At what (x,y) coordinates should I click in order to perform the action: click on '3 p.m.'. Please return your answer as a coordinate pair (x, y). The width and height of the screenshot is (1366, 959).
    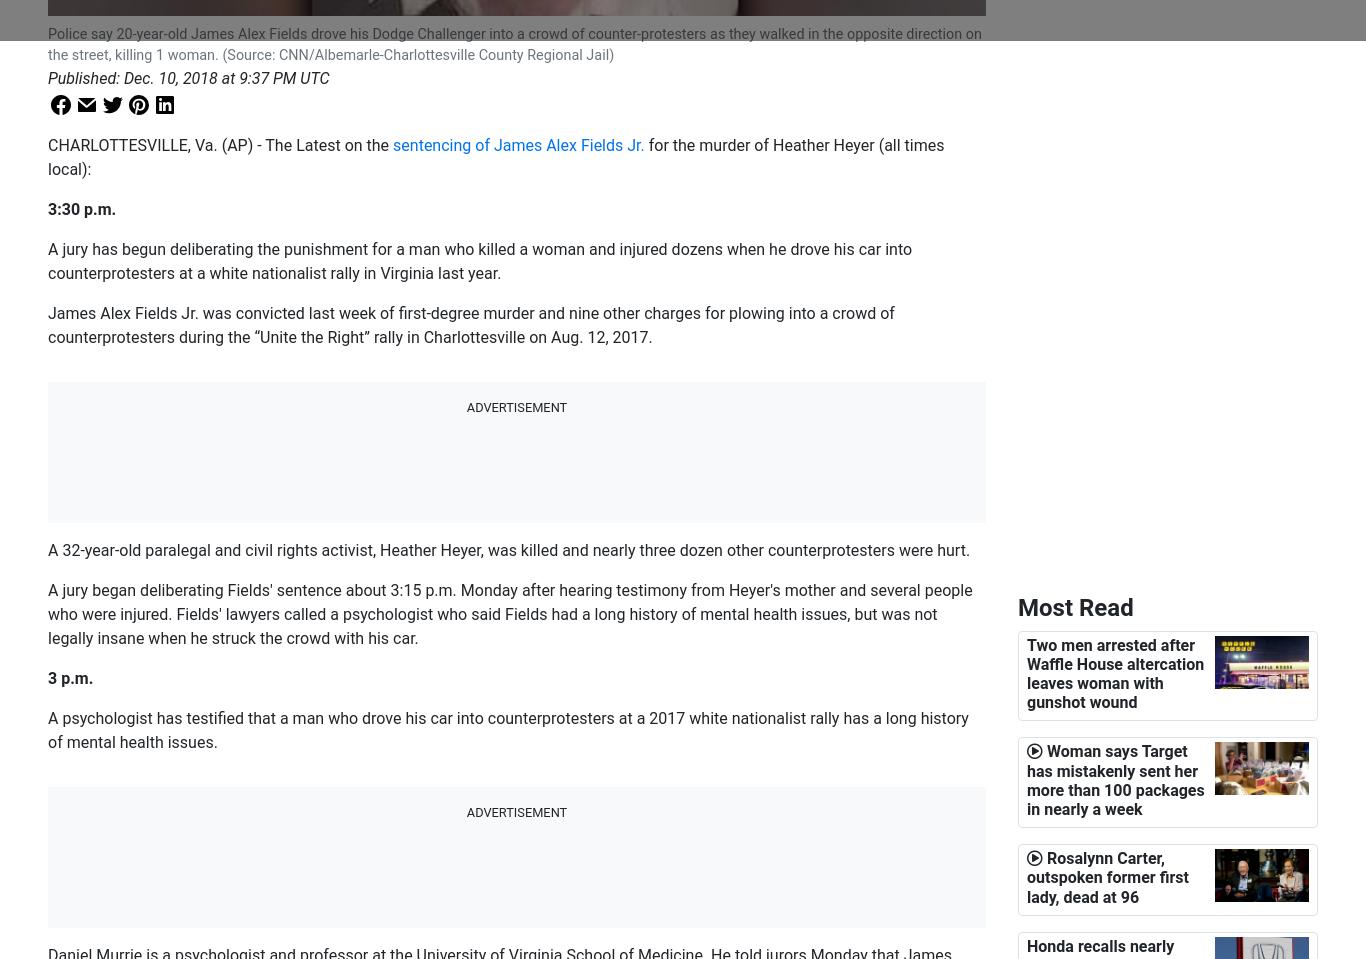
    Looking at the image, I should click on (70, 677).